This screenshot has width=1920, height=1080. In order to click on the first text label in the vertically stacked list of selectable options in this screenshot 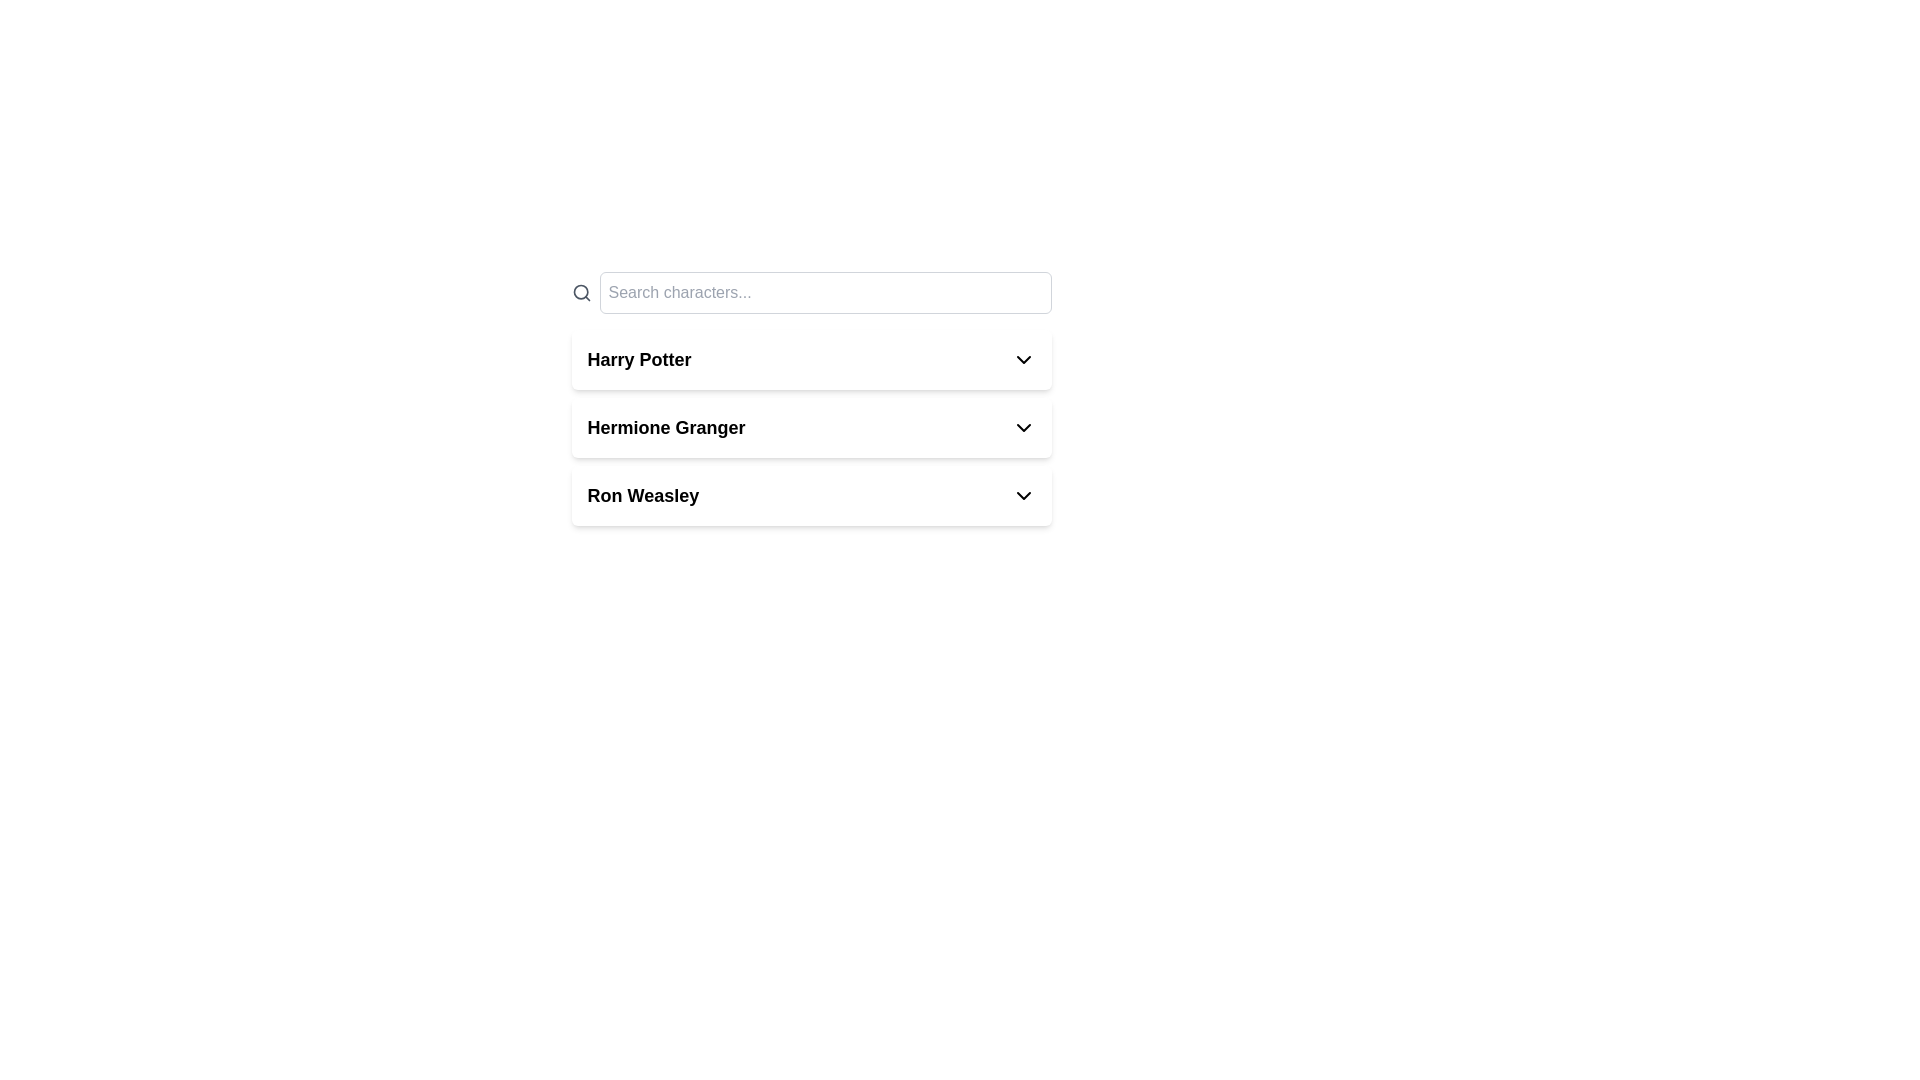, I will do `click(638, 358)`.